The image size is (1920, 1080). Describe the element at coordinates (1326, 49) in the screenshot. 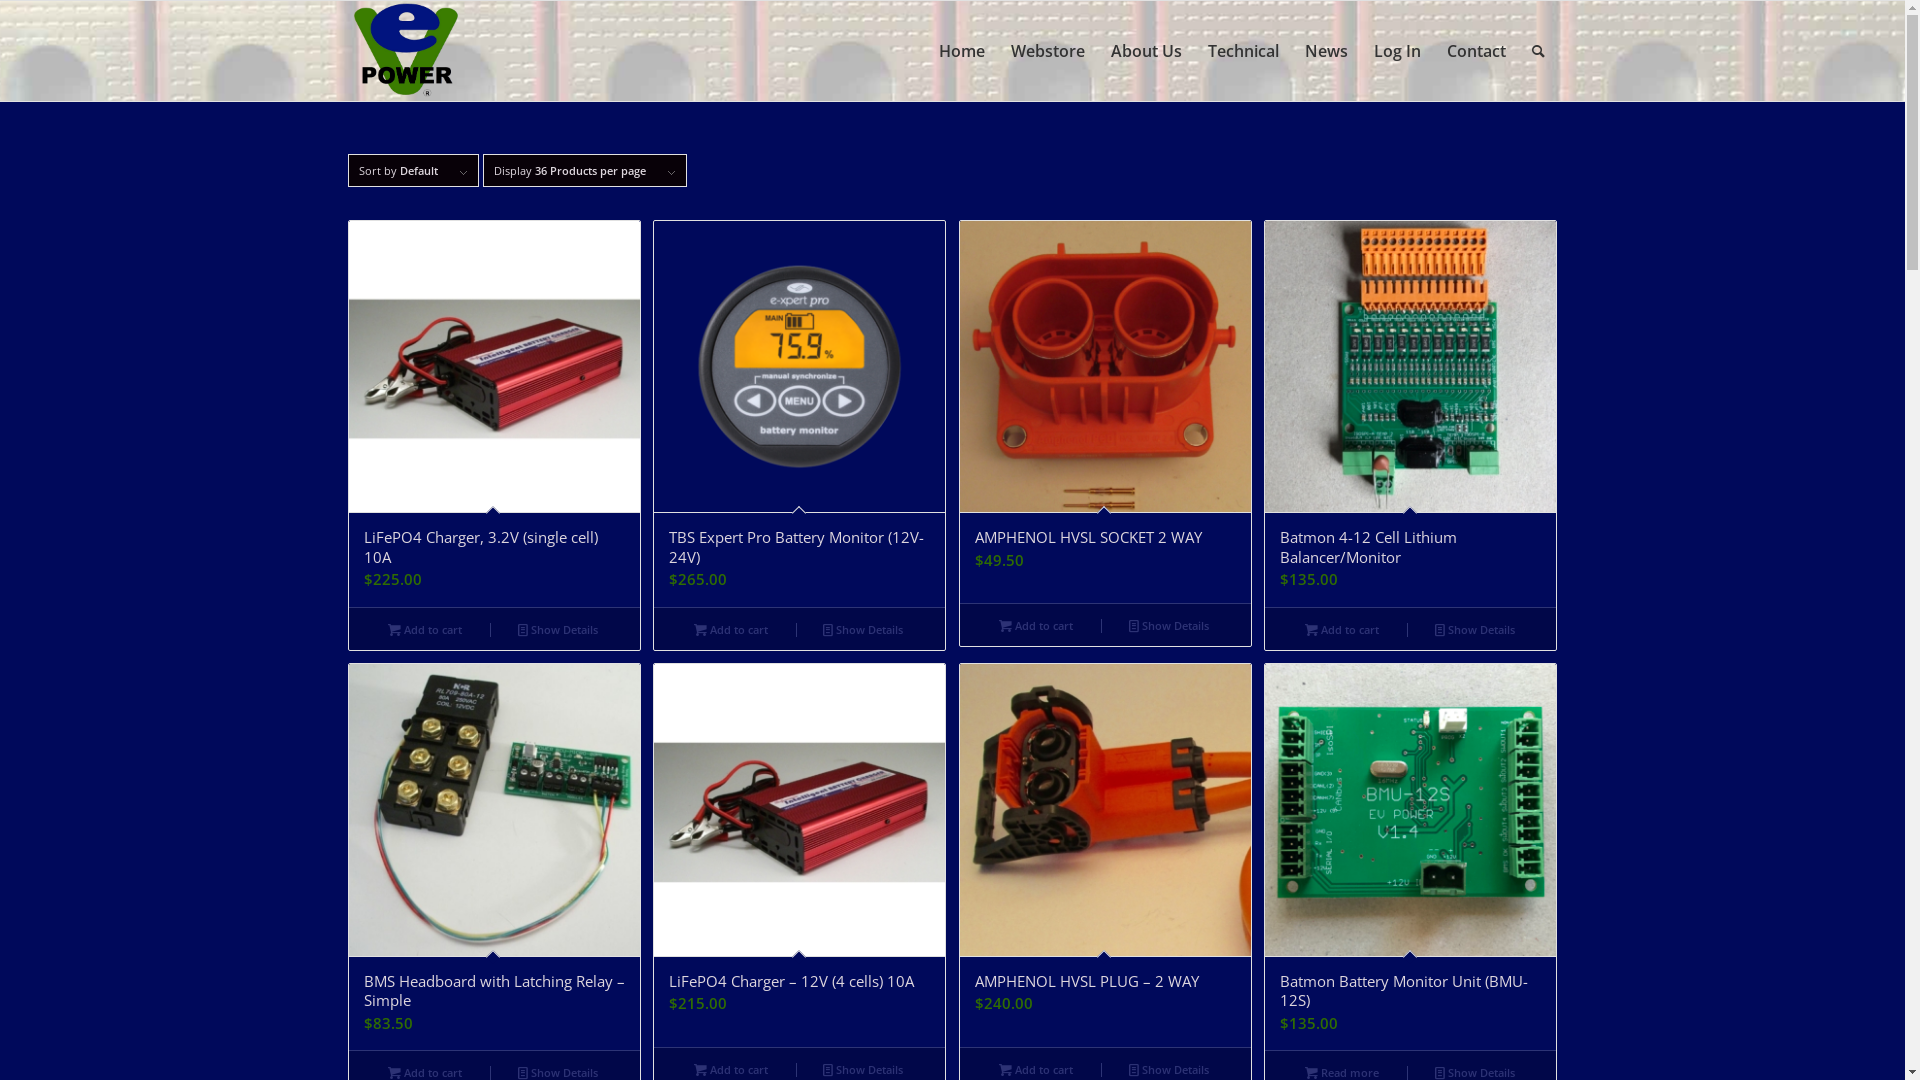

I see `'News'` at that location.